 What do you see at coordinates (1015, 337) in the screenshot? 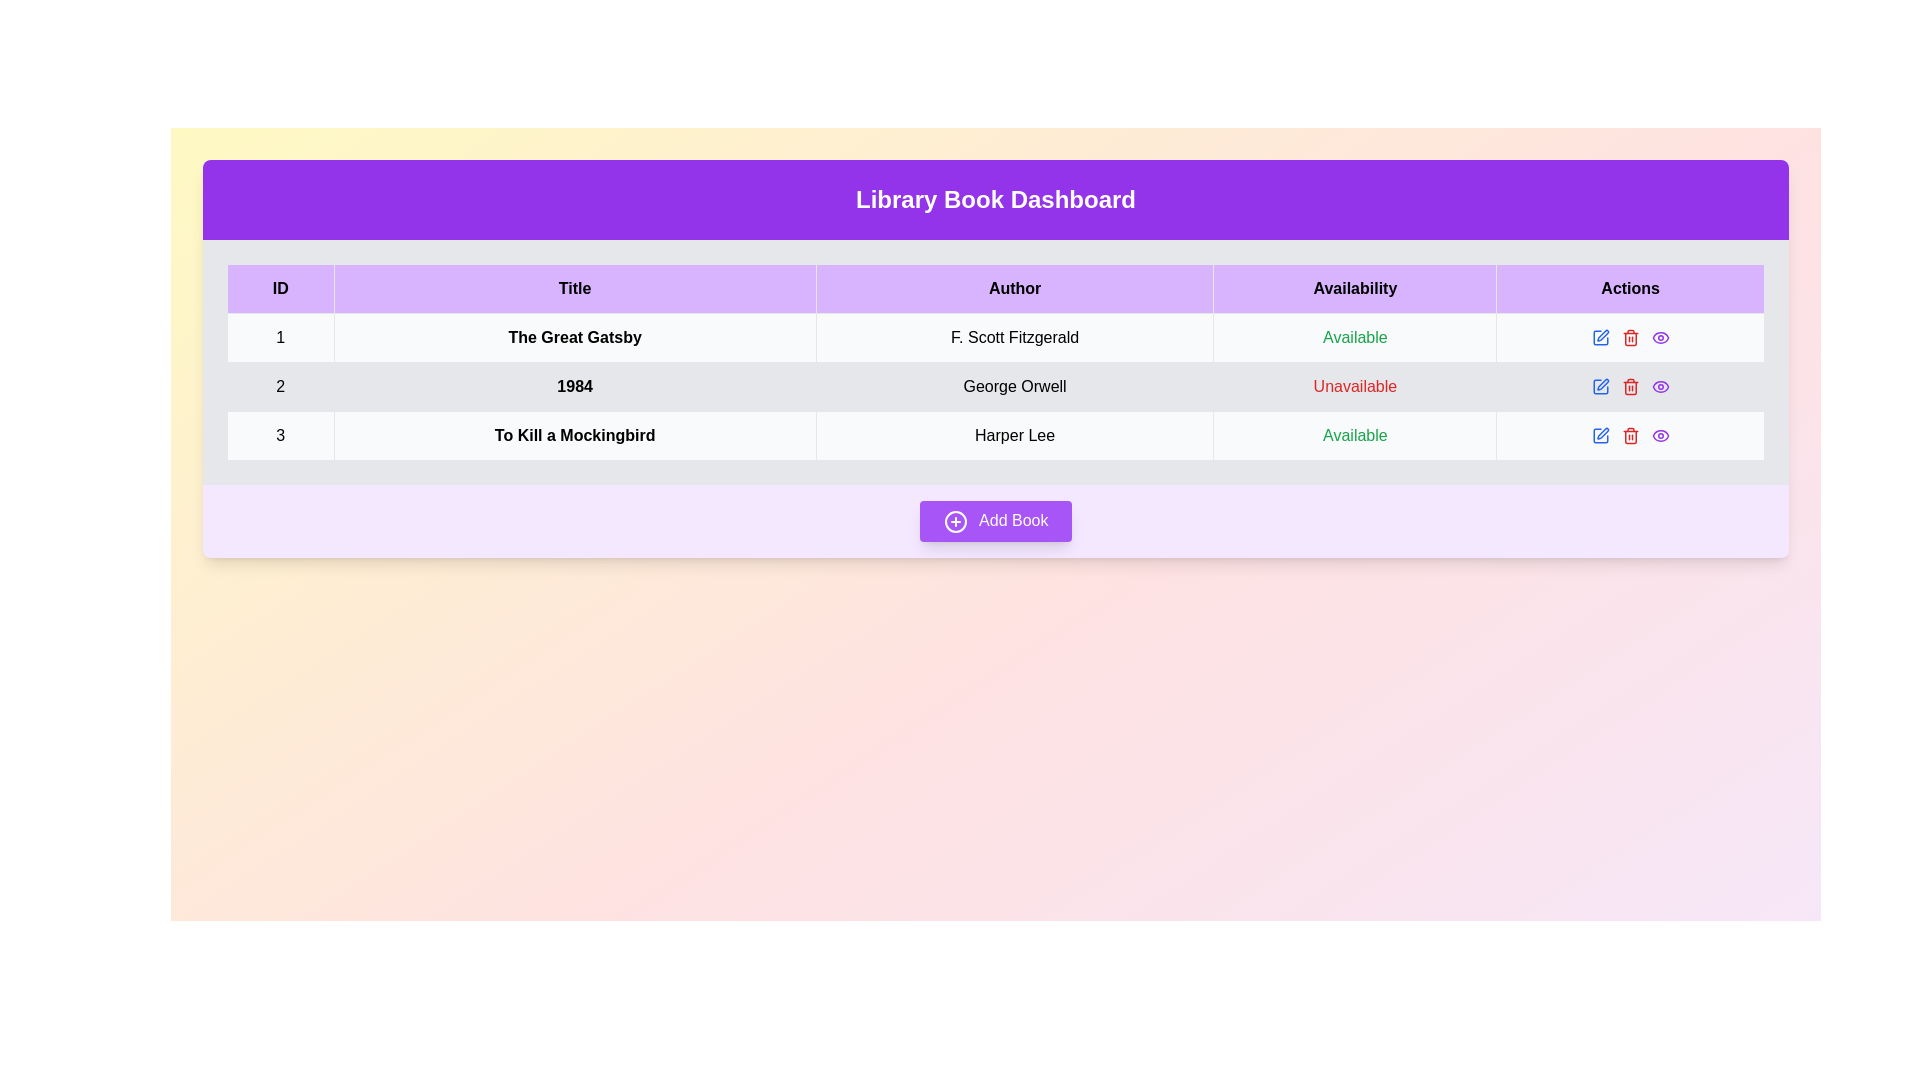
I see `the TextDisplay element displaying 'F. Scott Fitzgerald' in the third column of the first row of the data table` at bounding box center [1015, 337].